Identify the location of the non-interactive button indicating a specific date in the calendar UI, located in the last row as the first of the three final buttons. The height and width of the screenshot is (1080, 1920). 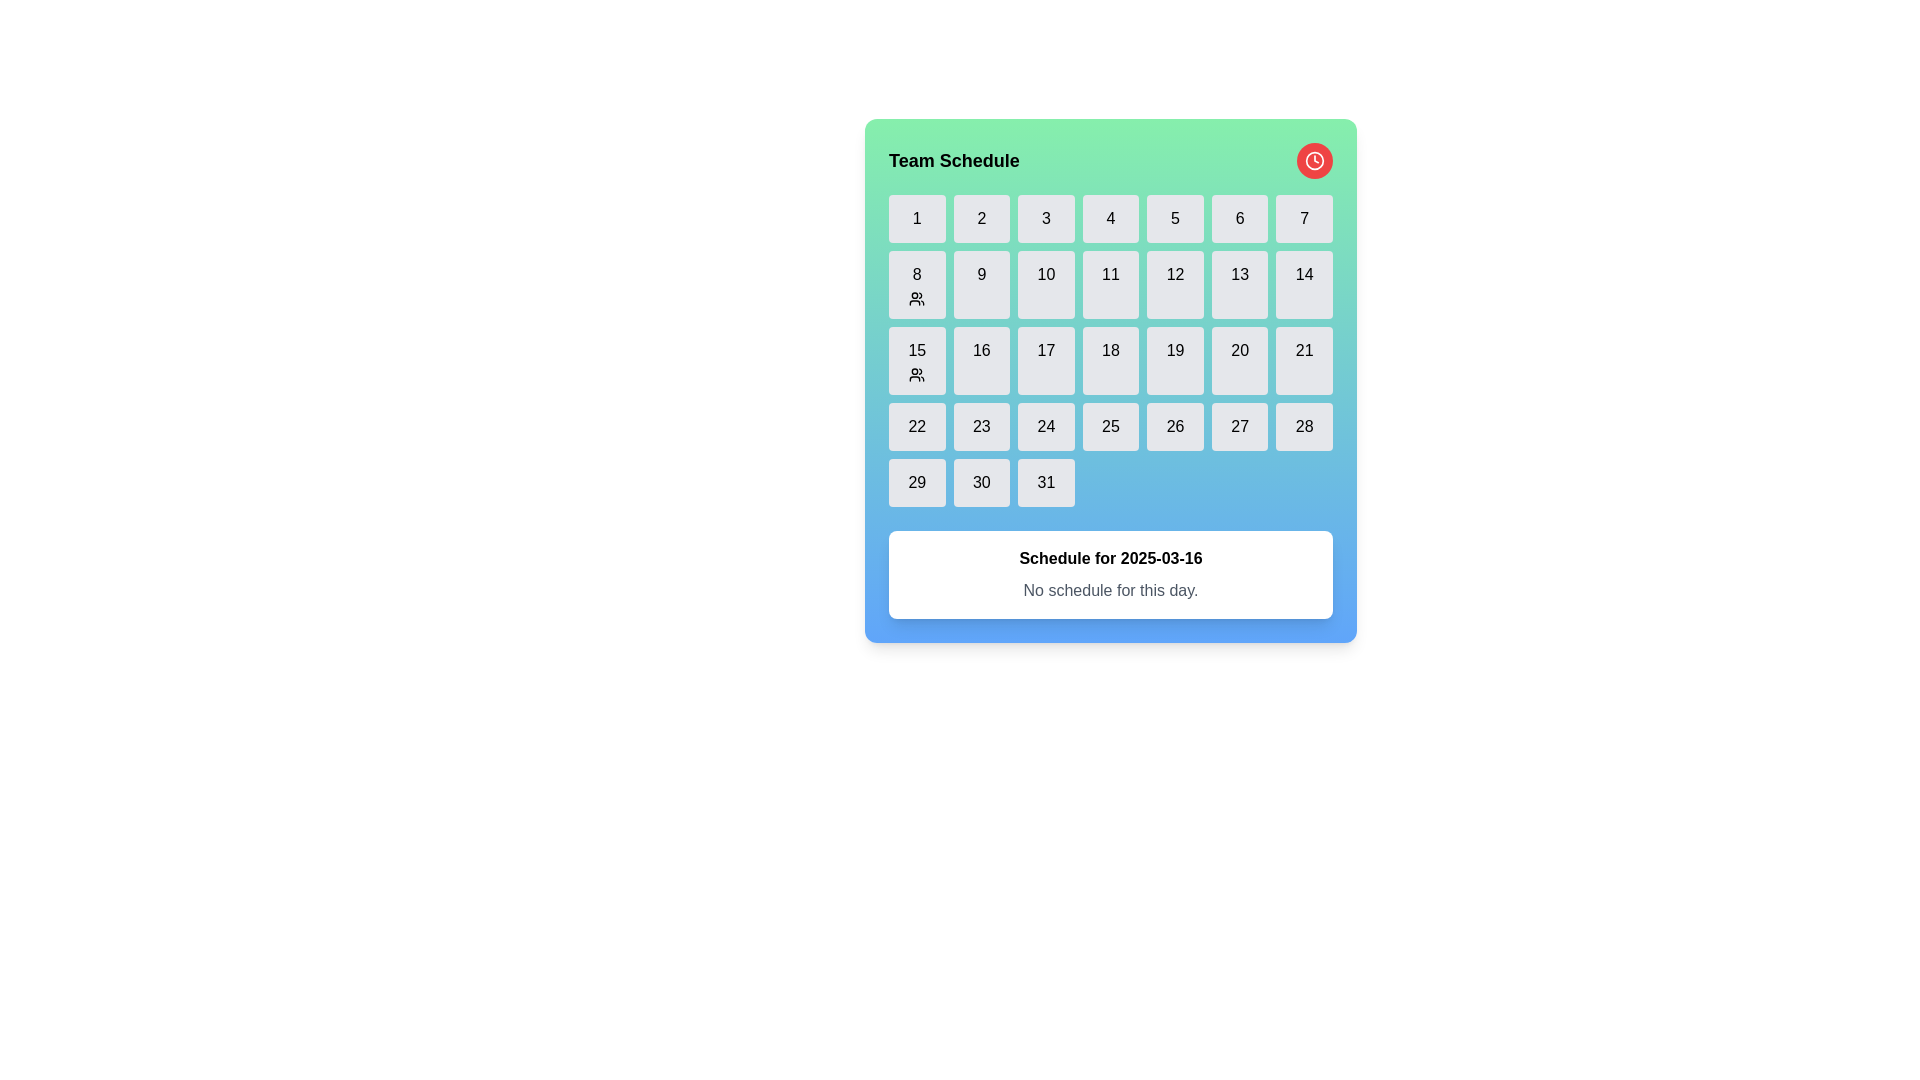
(916, 482).